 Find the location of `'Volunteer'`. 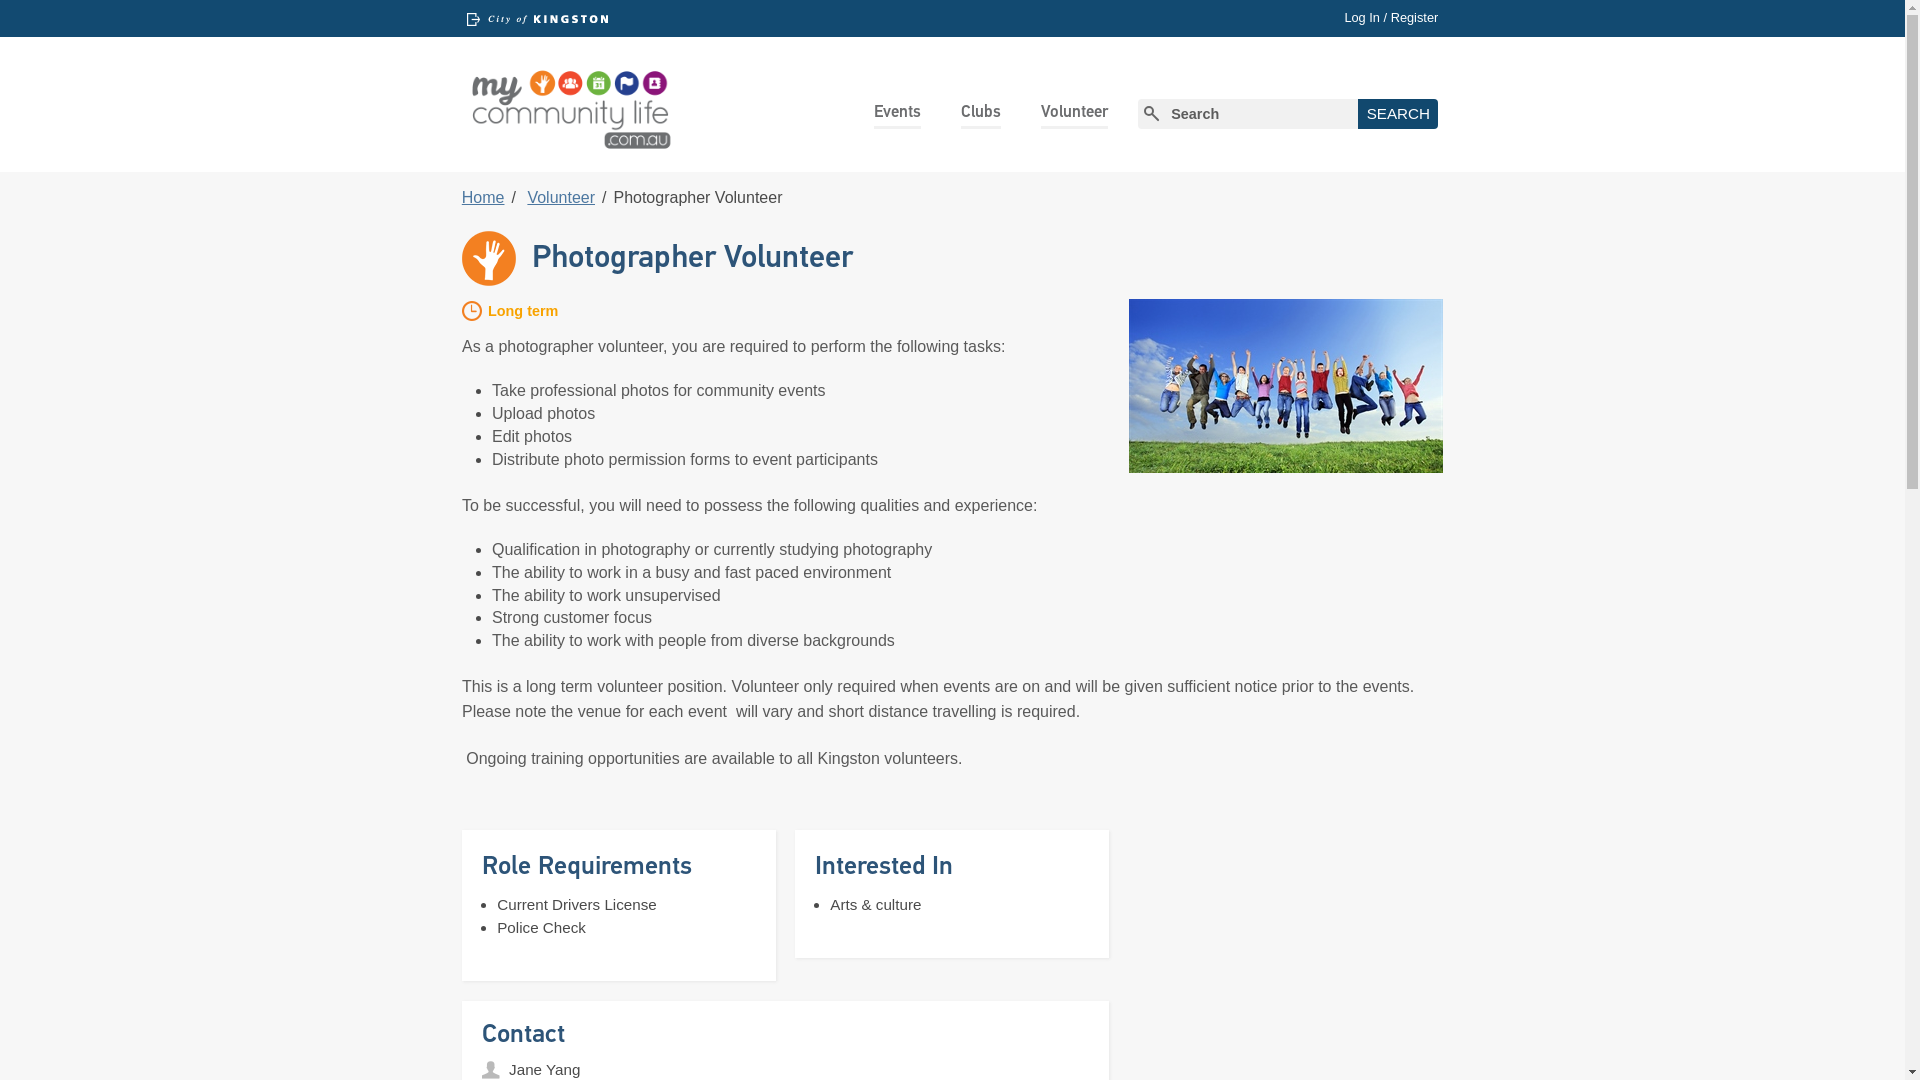

'Volunteer' is located at coordinates (560, 197).